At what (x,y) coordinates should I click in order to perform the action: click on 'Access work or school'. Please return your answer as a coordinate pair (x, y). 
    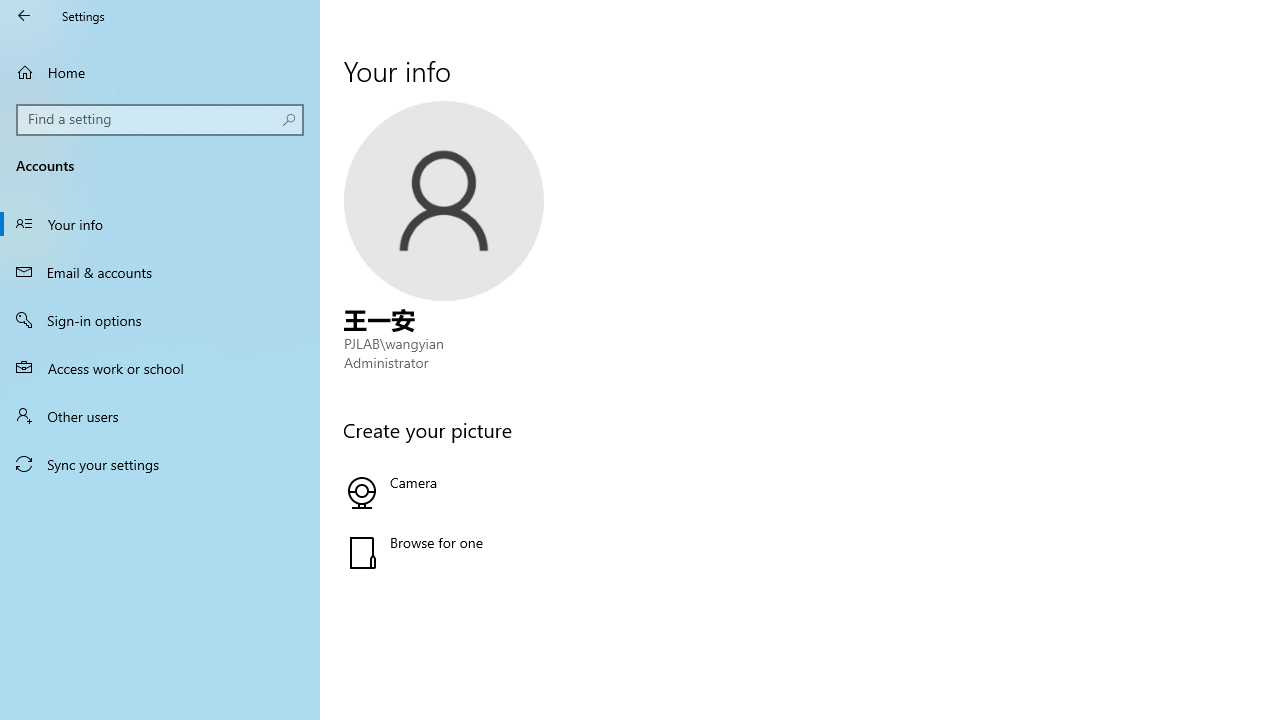
    Looking at the image, I should click on (160, 367).